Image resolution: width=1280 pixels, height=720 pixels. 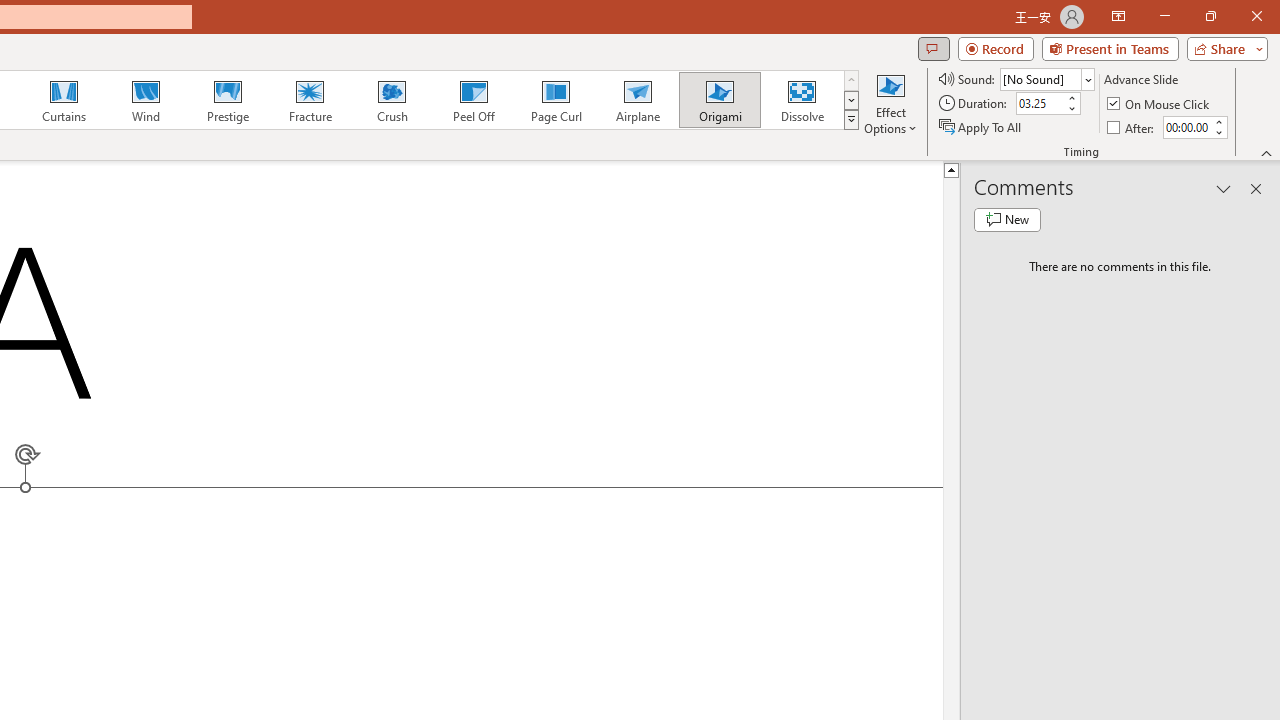 I want to click on 'Sound', so click(x=1046, y=78).